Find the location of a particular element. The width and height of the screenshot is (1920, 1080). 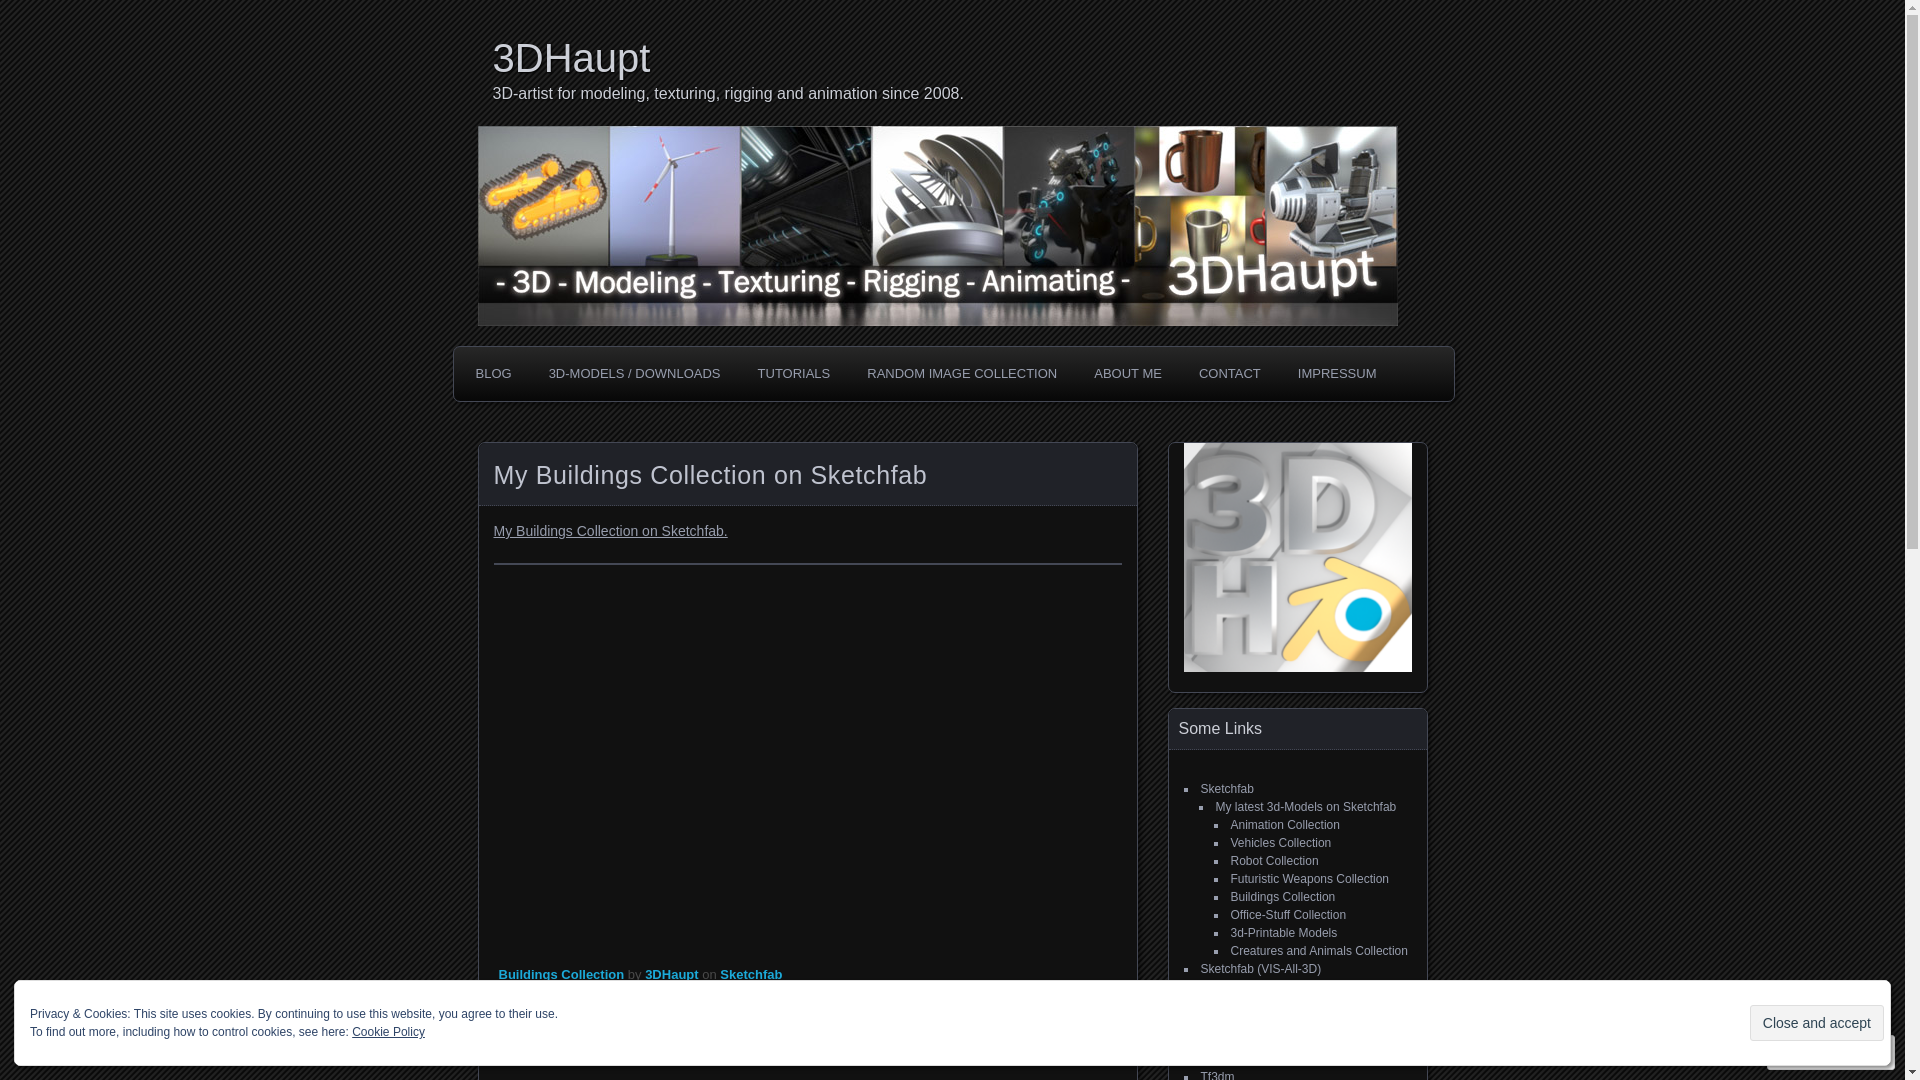

'Sketchfab (VIS-All-3D)' is located at coordinates (1200, 967).